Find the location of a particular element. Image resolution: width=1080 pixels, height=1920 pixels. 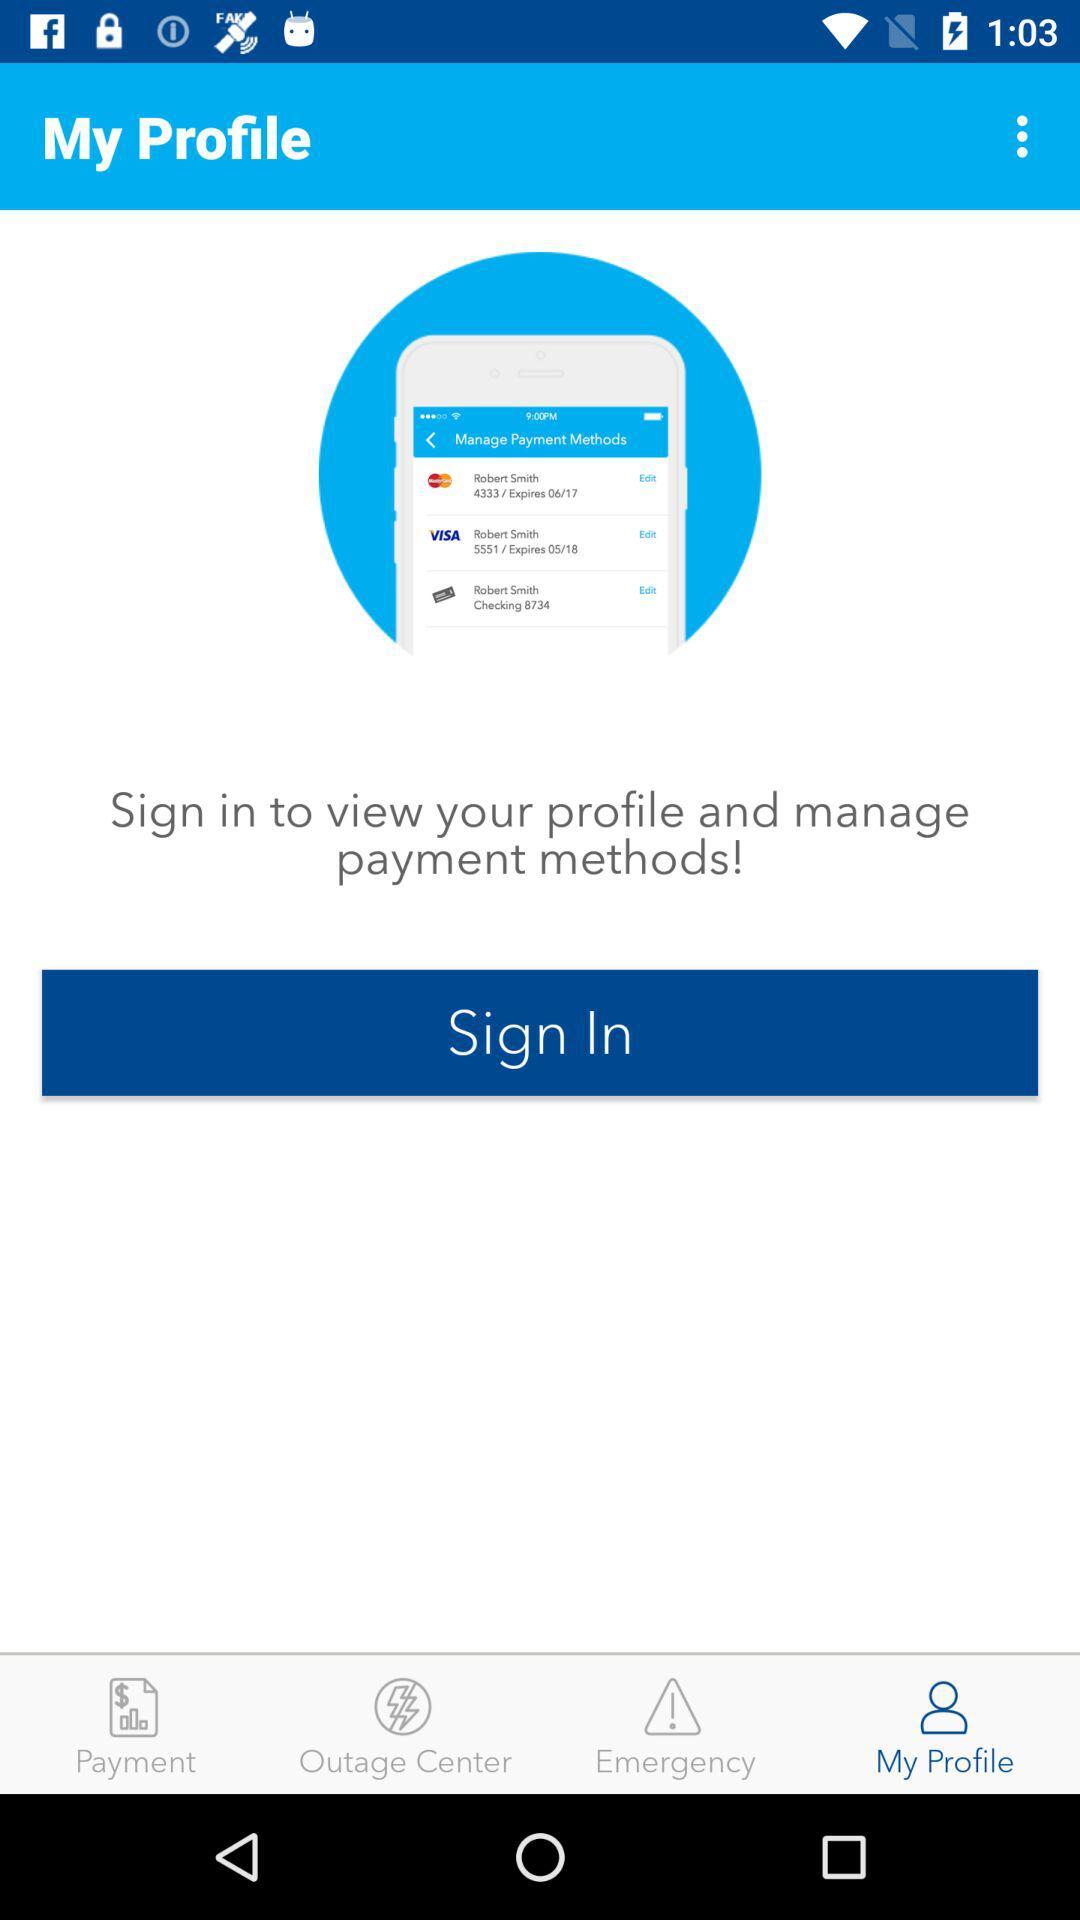

the item to the left of my profile is located at coordinates (675, 1723).